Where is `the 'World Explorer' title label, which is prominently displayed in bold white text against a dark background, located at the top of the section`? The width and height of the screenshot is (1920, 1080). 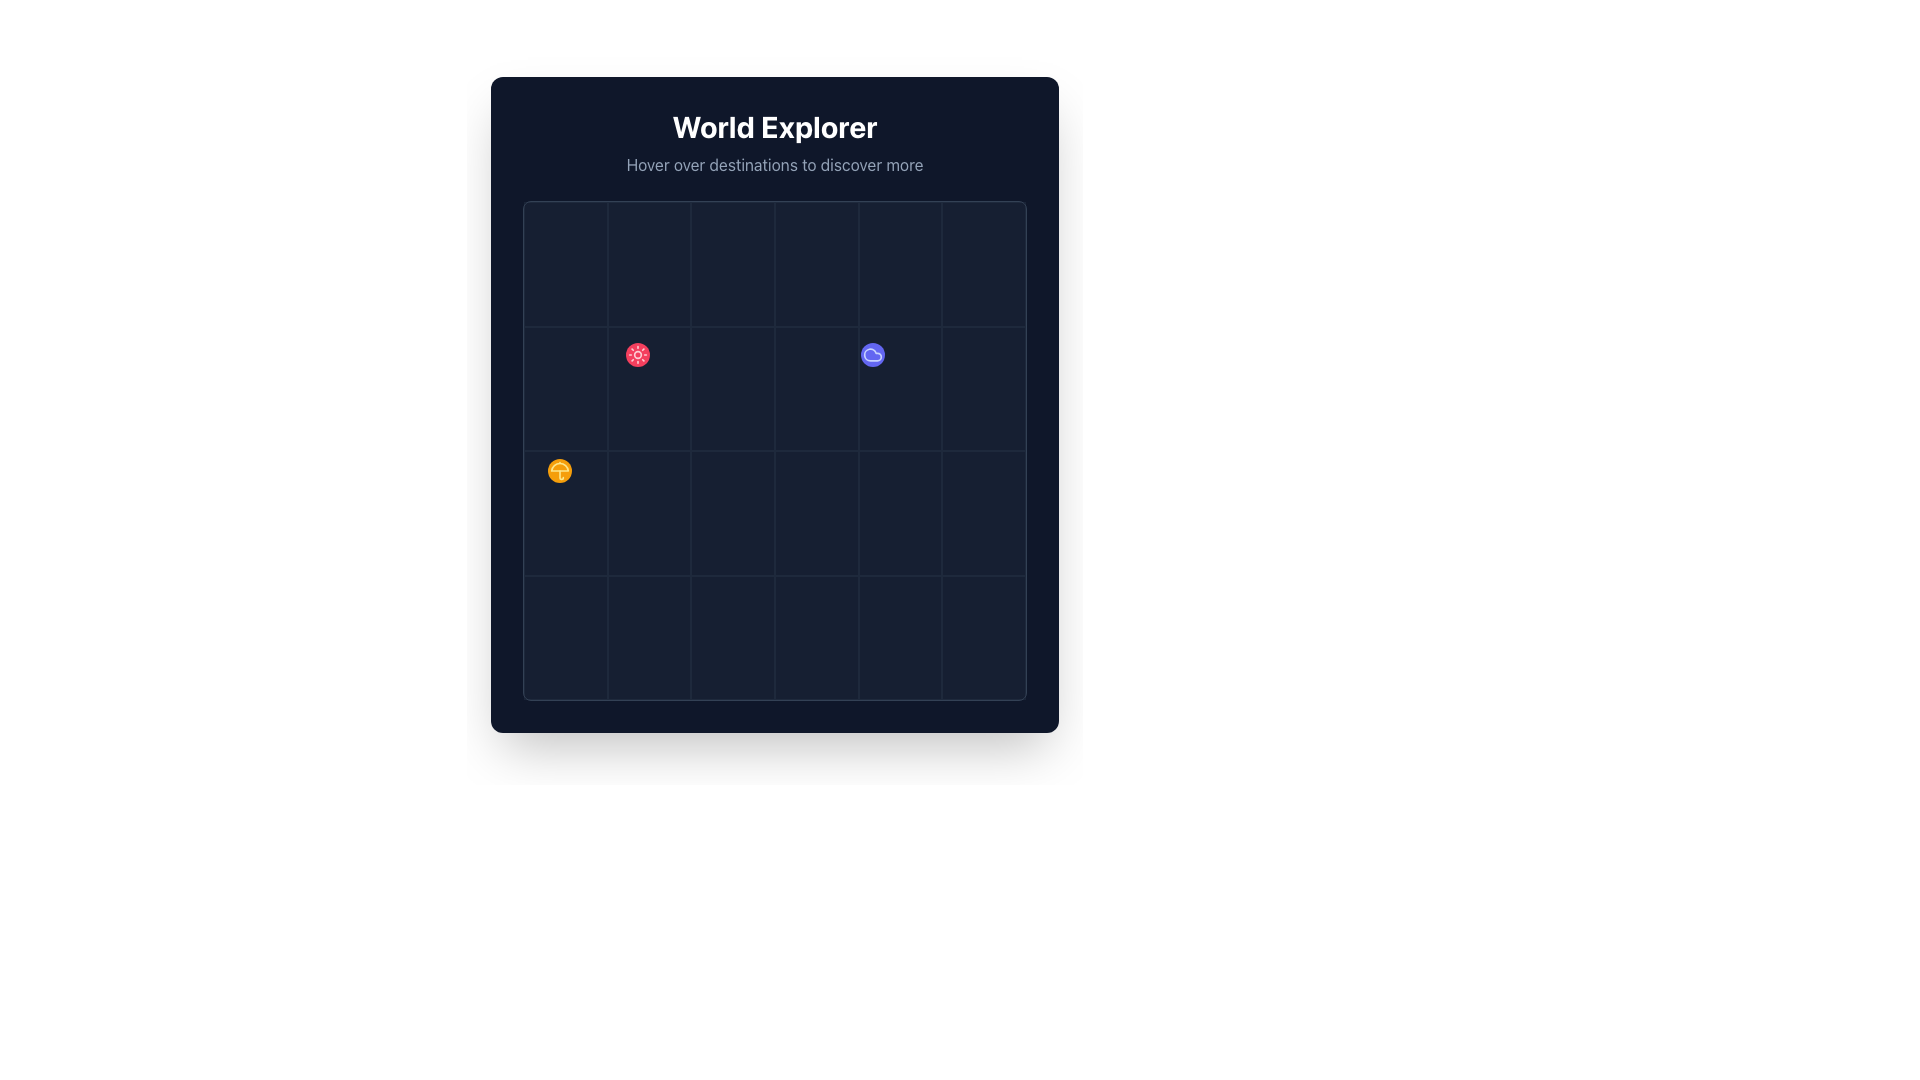 the 'World Explorer' title label, which is prominently displayed in bold white text against a dark background, located at the top of the section is located at coordinates (773, 127).